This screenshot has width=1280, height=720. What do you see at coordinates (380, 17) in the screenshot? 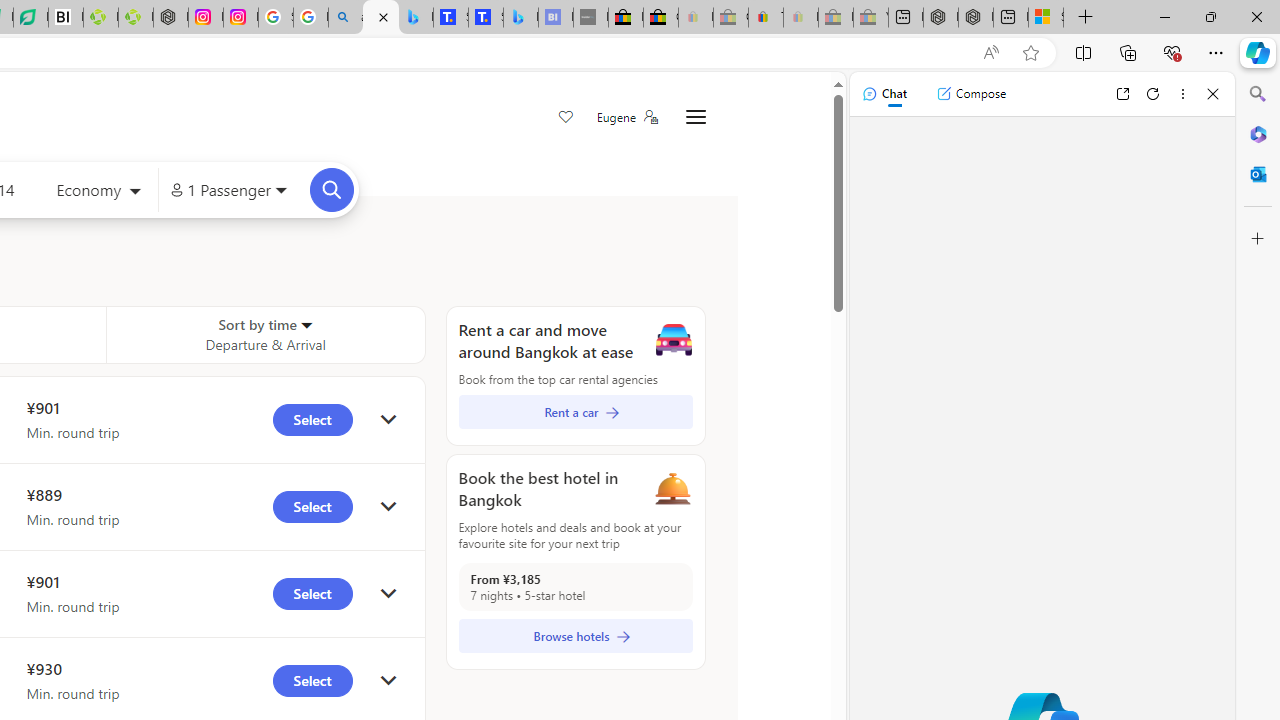
I see `'Microsoft Bing Travel - Flights from Hong Kong to Bangkok'` at bounding box center [380, 17].